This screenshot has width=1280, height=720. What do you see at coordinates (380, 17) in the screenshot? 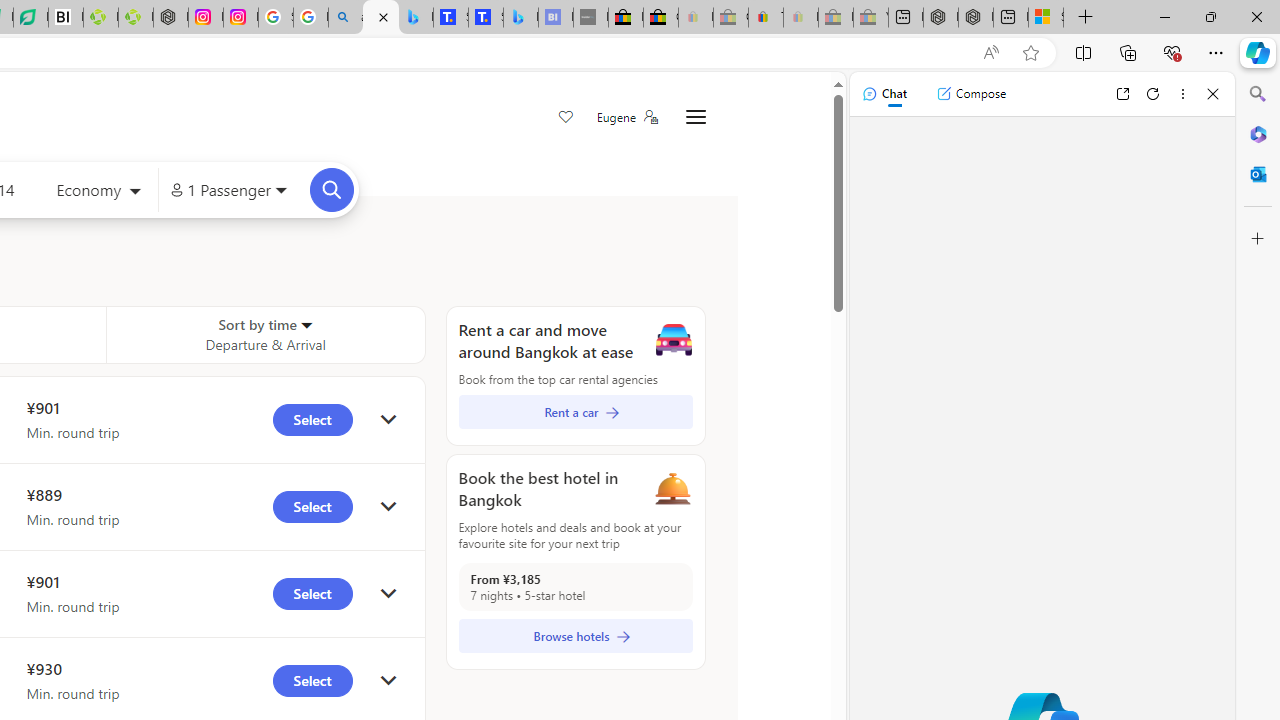
I see `'Microsoft Bing Travel - Flights from Hong Kong to Bangkok'` at bounding box center [380, 17].